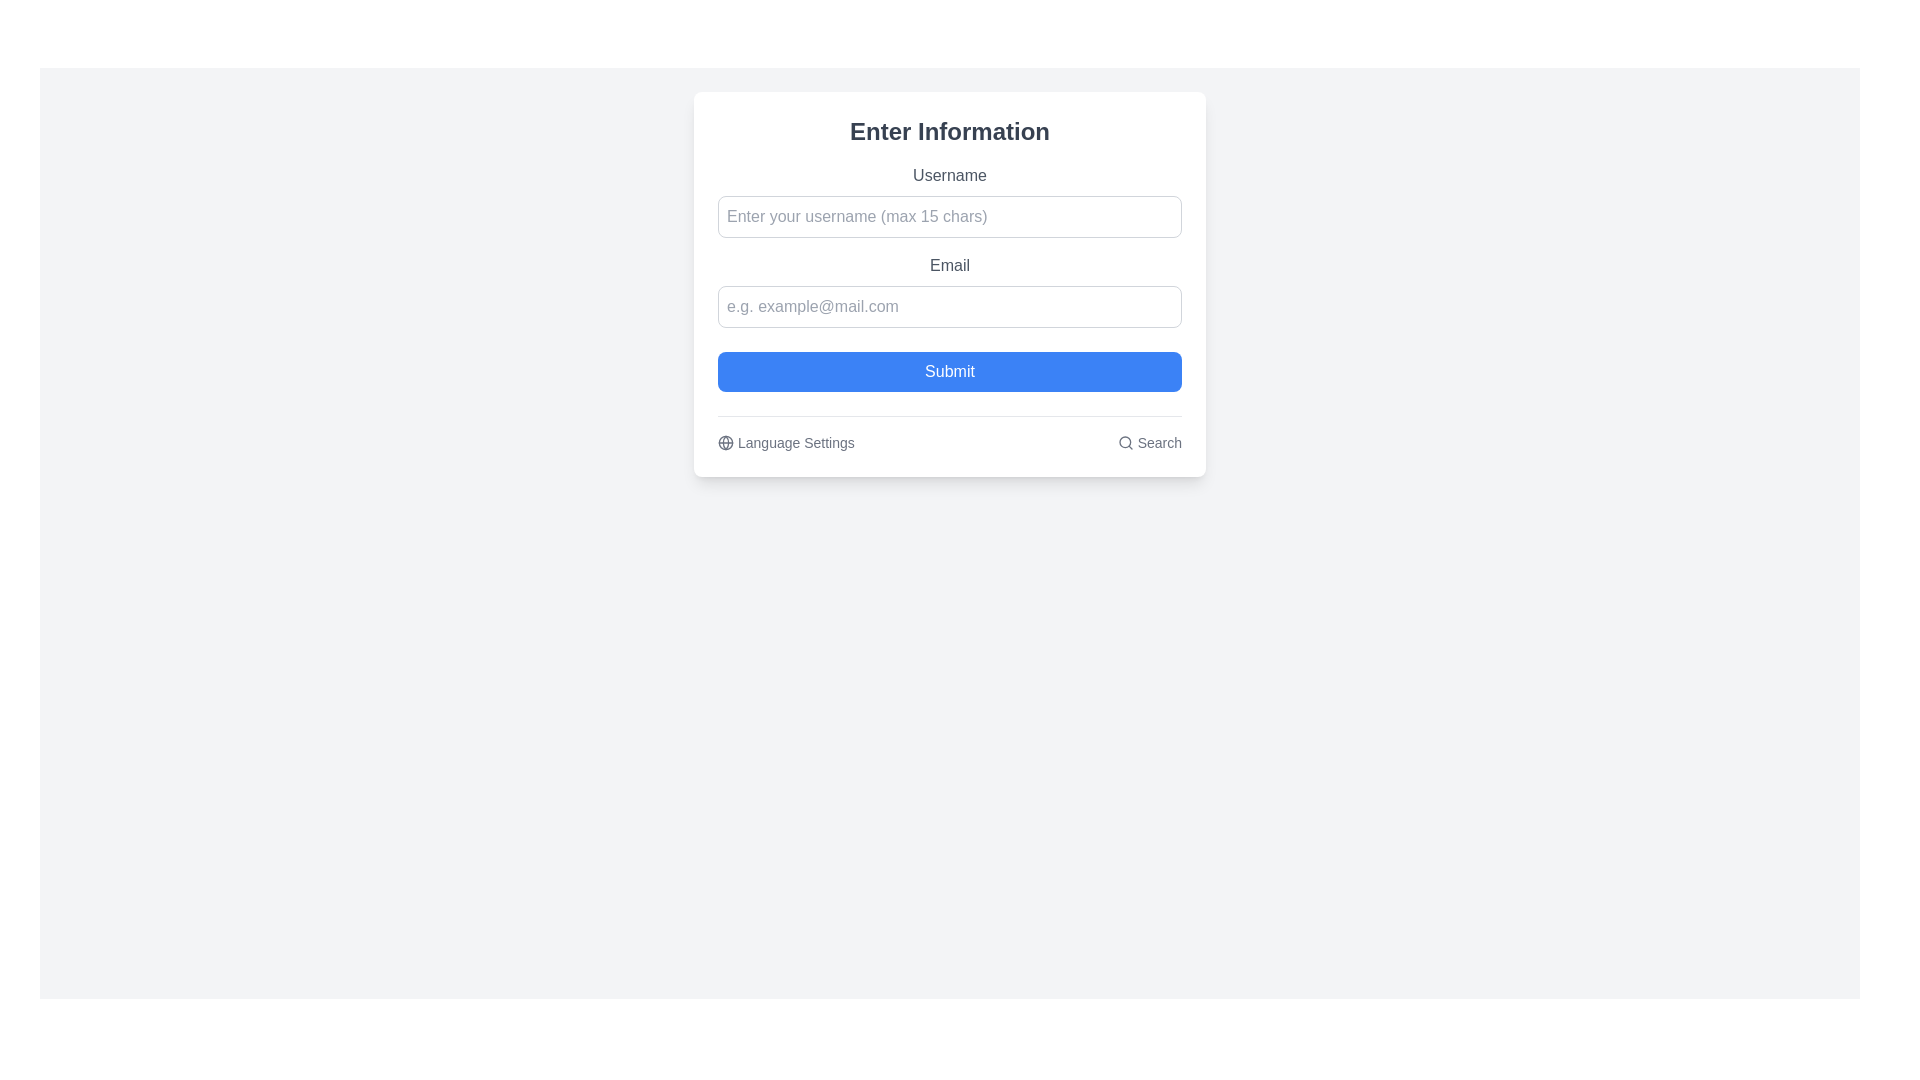 The height and width of the screenshot is (1080, 1920). What do you see at coordinates (1125, 442) in the screenshot?
I see `the small magnifying glass icon located at the bottom-right corner of the form card` at bounding box center [1125, 442].